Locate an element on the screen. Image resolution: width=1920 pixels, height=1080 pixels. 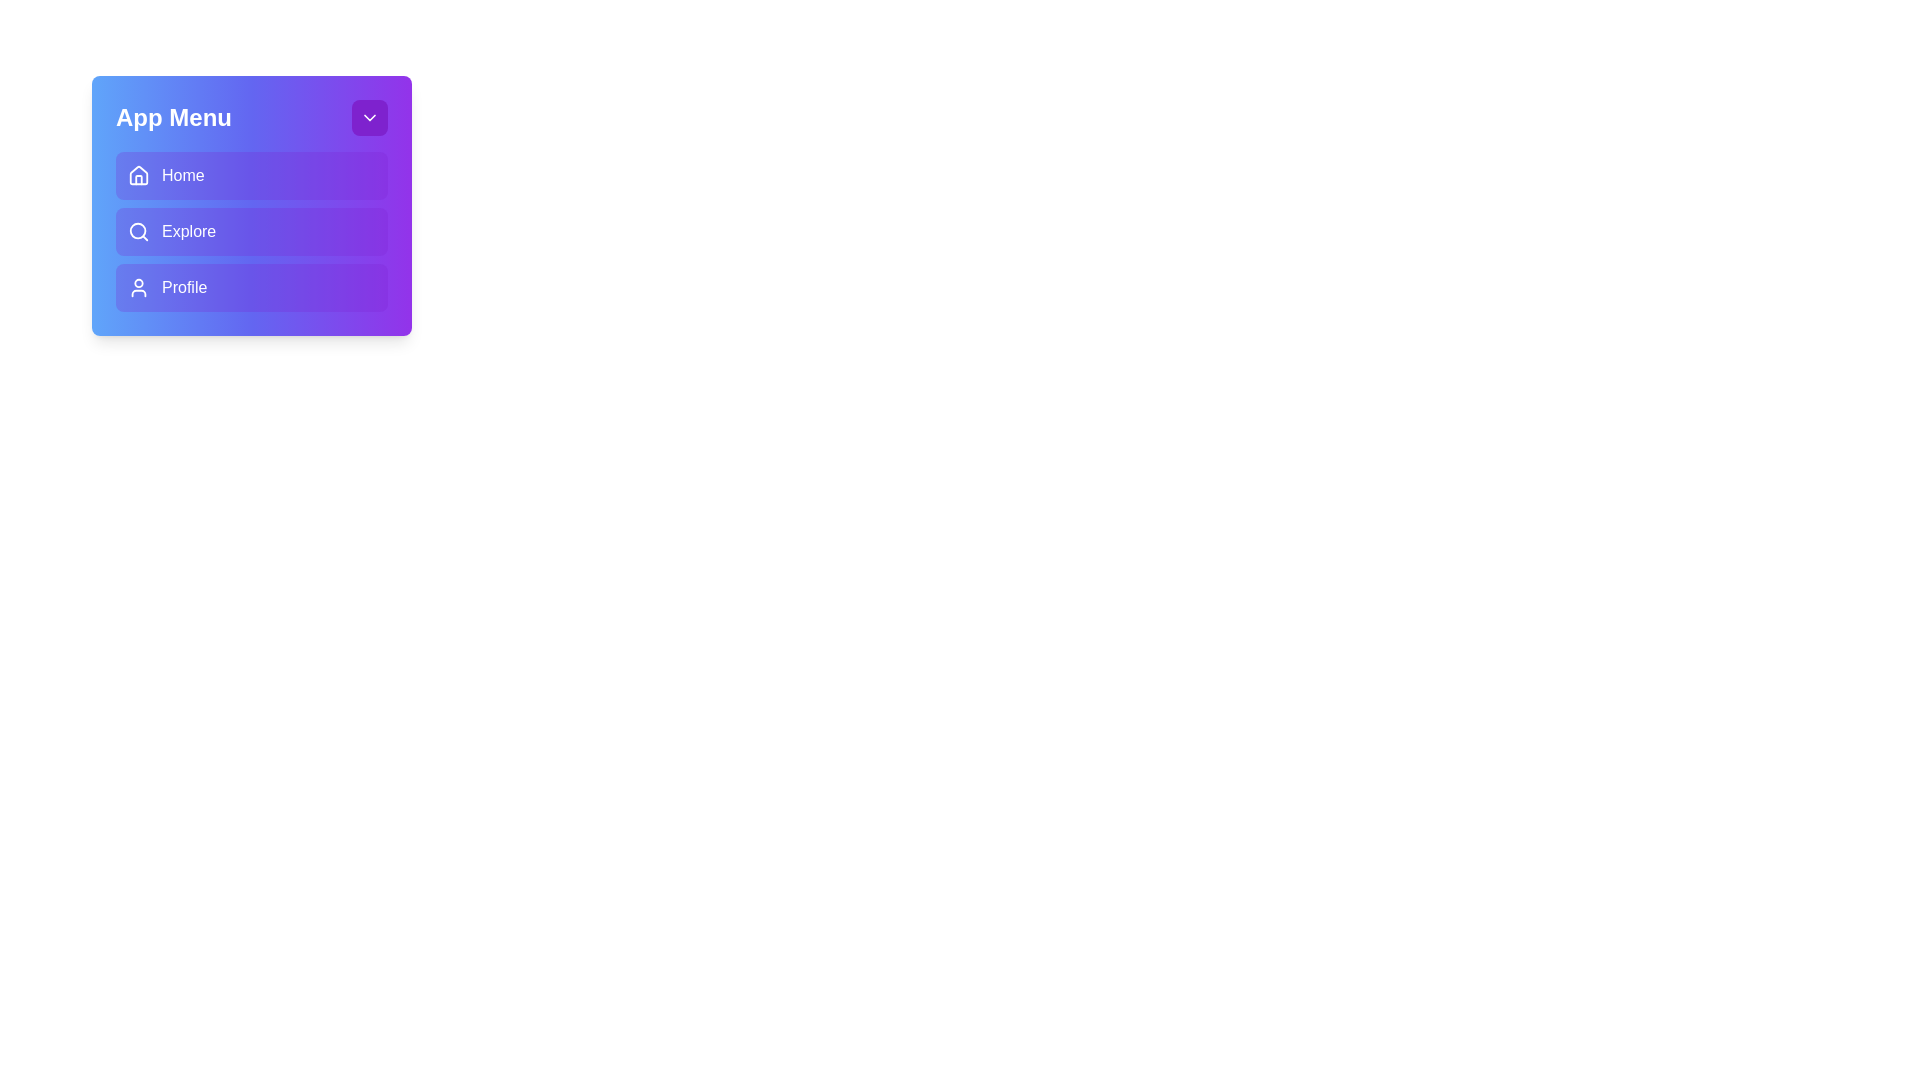
the inner circular graphical element of the search icon, which is identified as a 'lucide-search' icon located near the top-right corner of the interface is located at coordinates (137, 230).